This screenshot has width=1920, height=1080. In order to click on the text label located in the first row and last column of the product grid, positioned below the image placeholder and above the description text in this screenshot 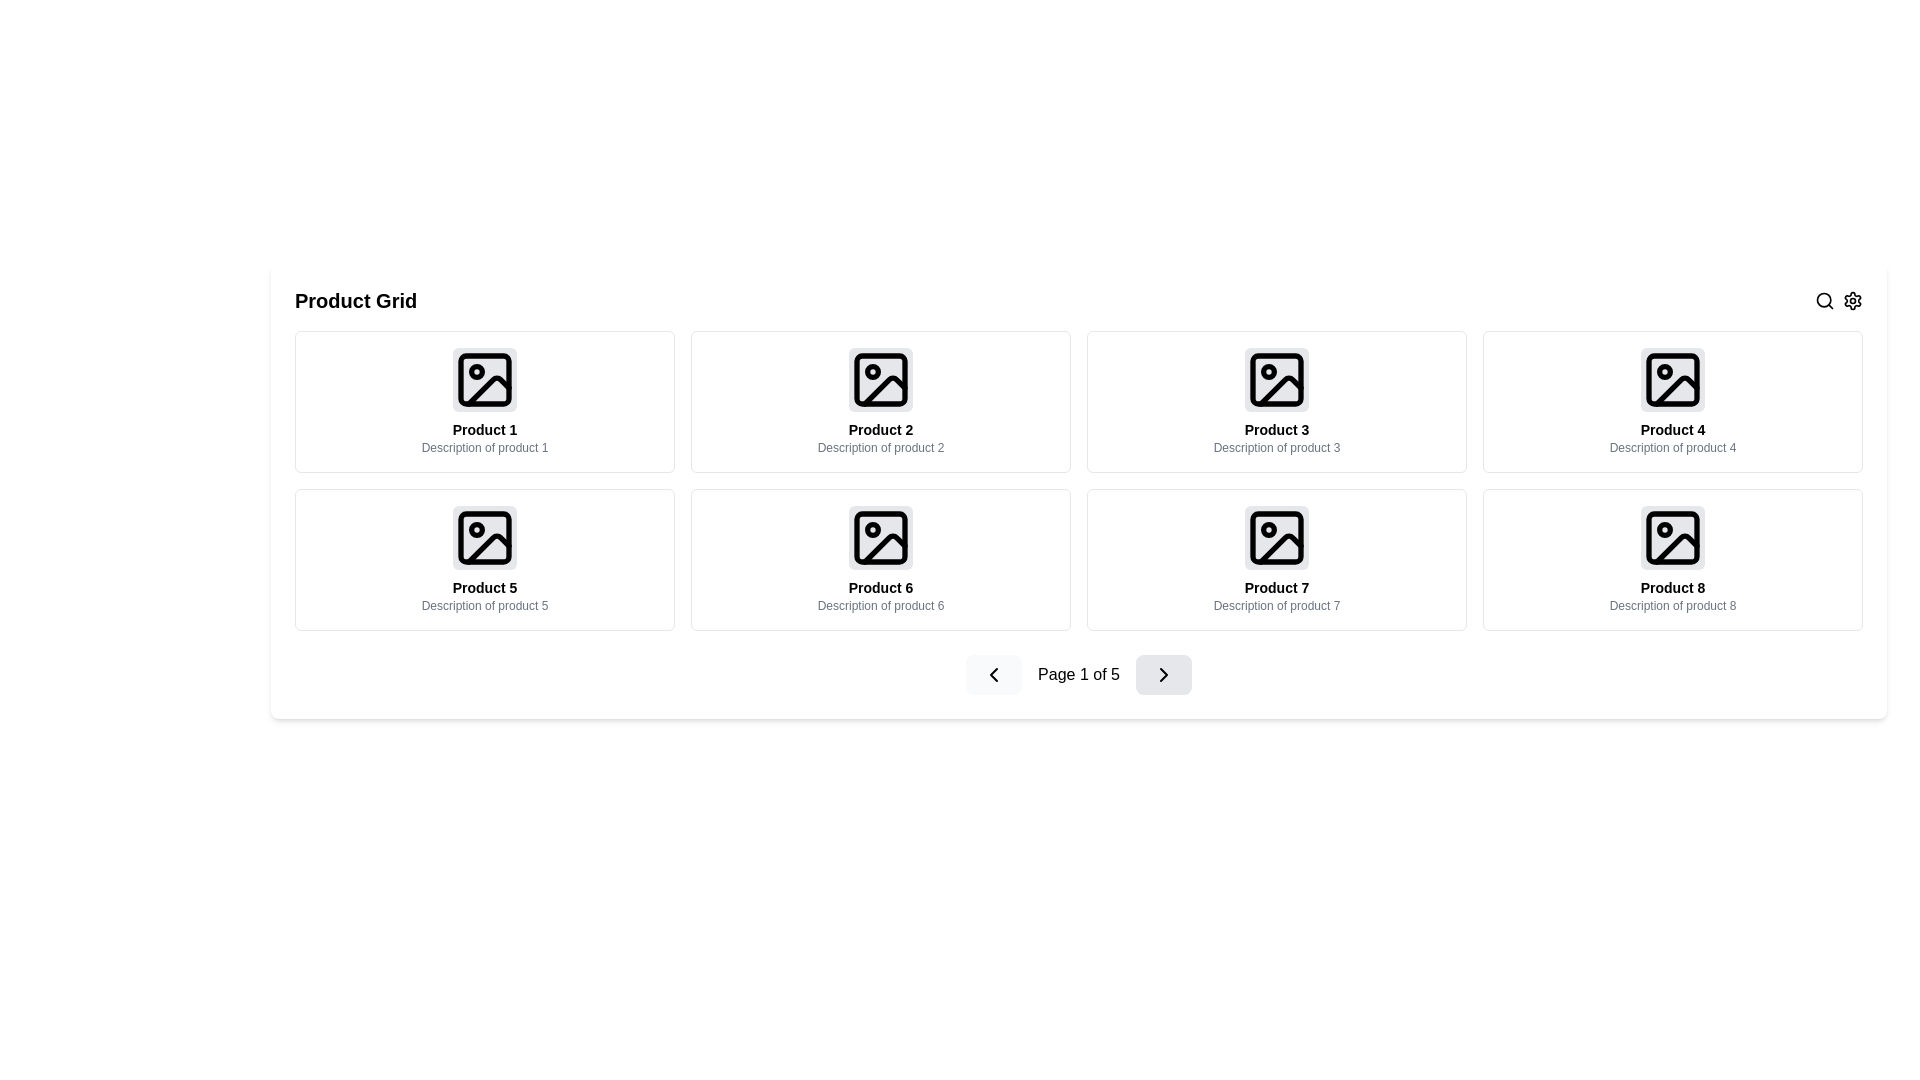, I will do `click(1673, 428)`.